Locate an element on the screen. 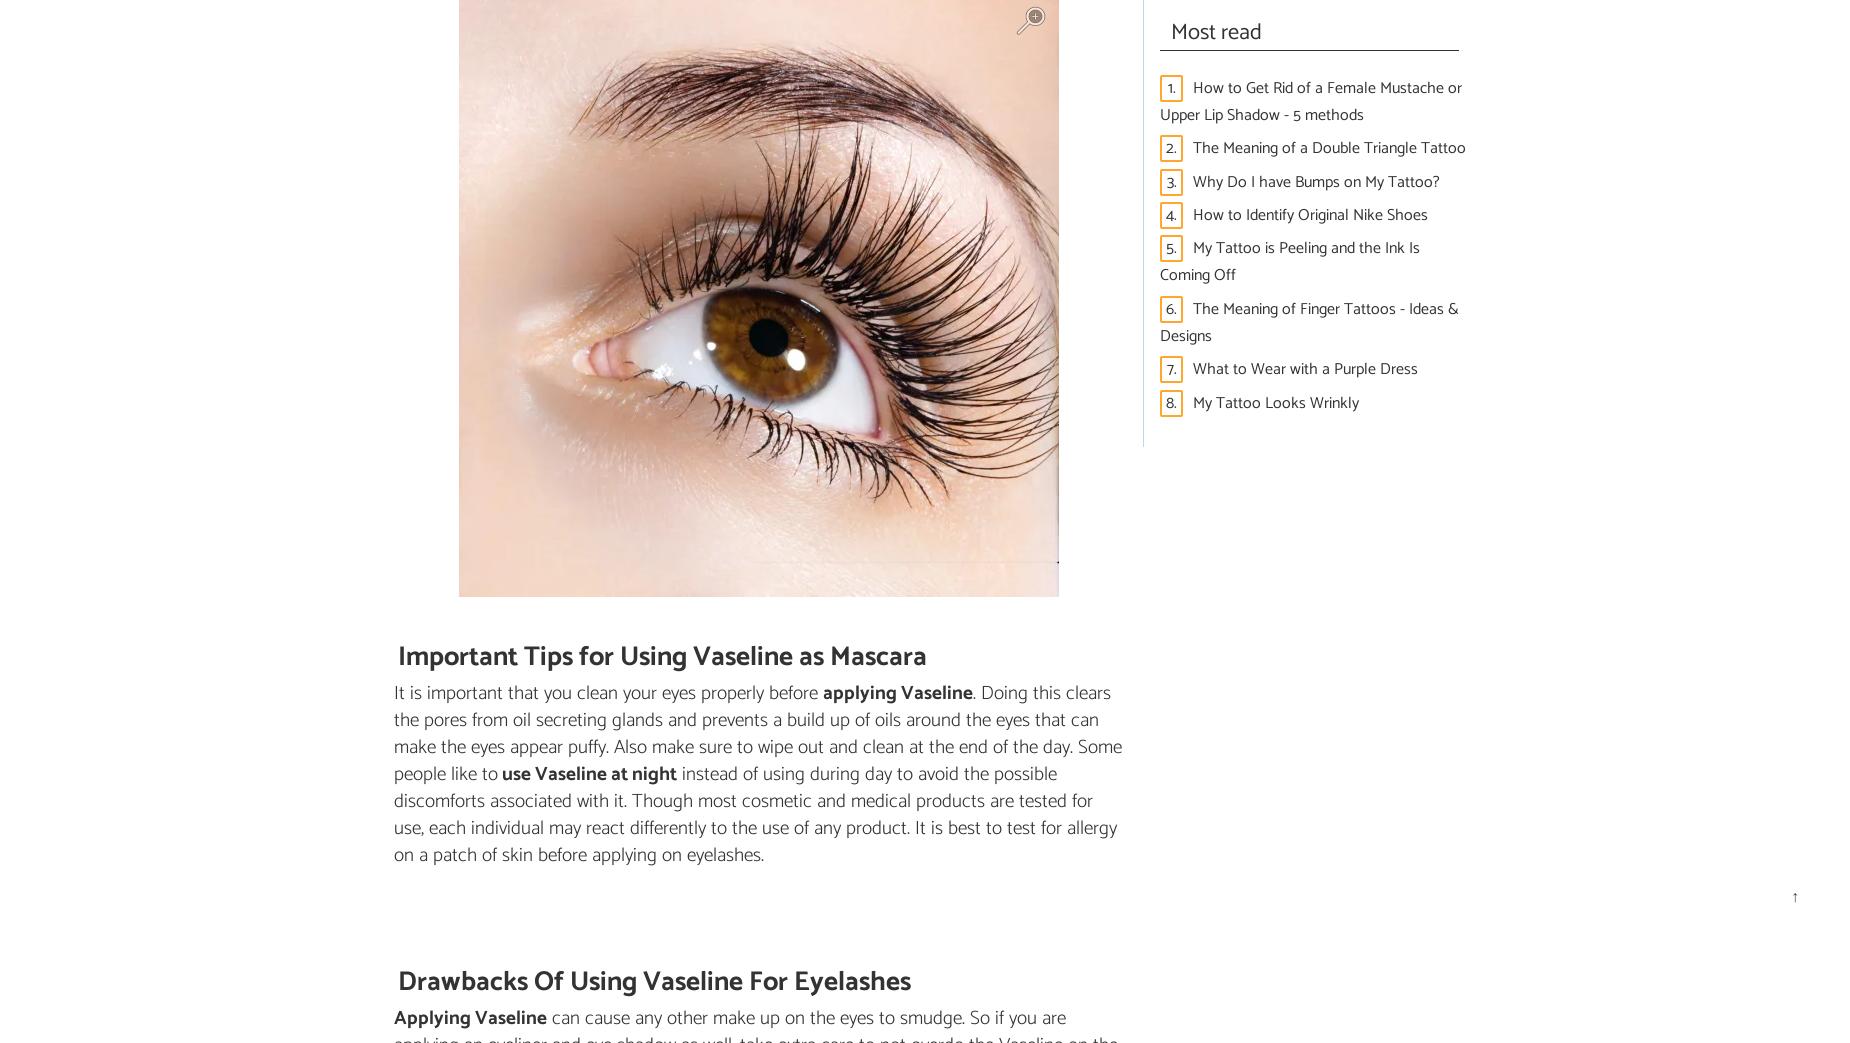  'instead of using during day to avoid the possible discomforts associated with it. Though most cosmetic and medical products are tested for use, each individual may react differently to the use of any product. It is best to test for allergy on a patch of skin before applying on eyelashes.' is located at coordinates (755, 813).